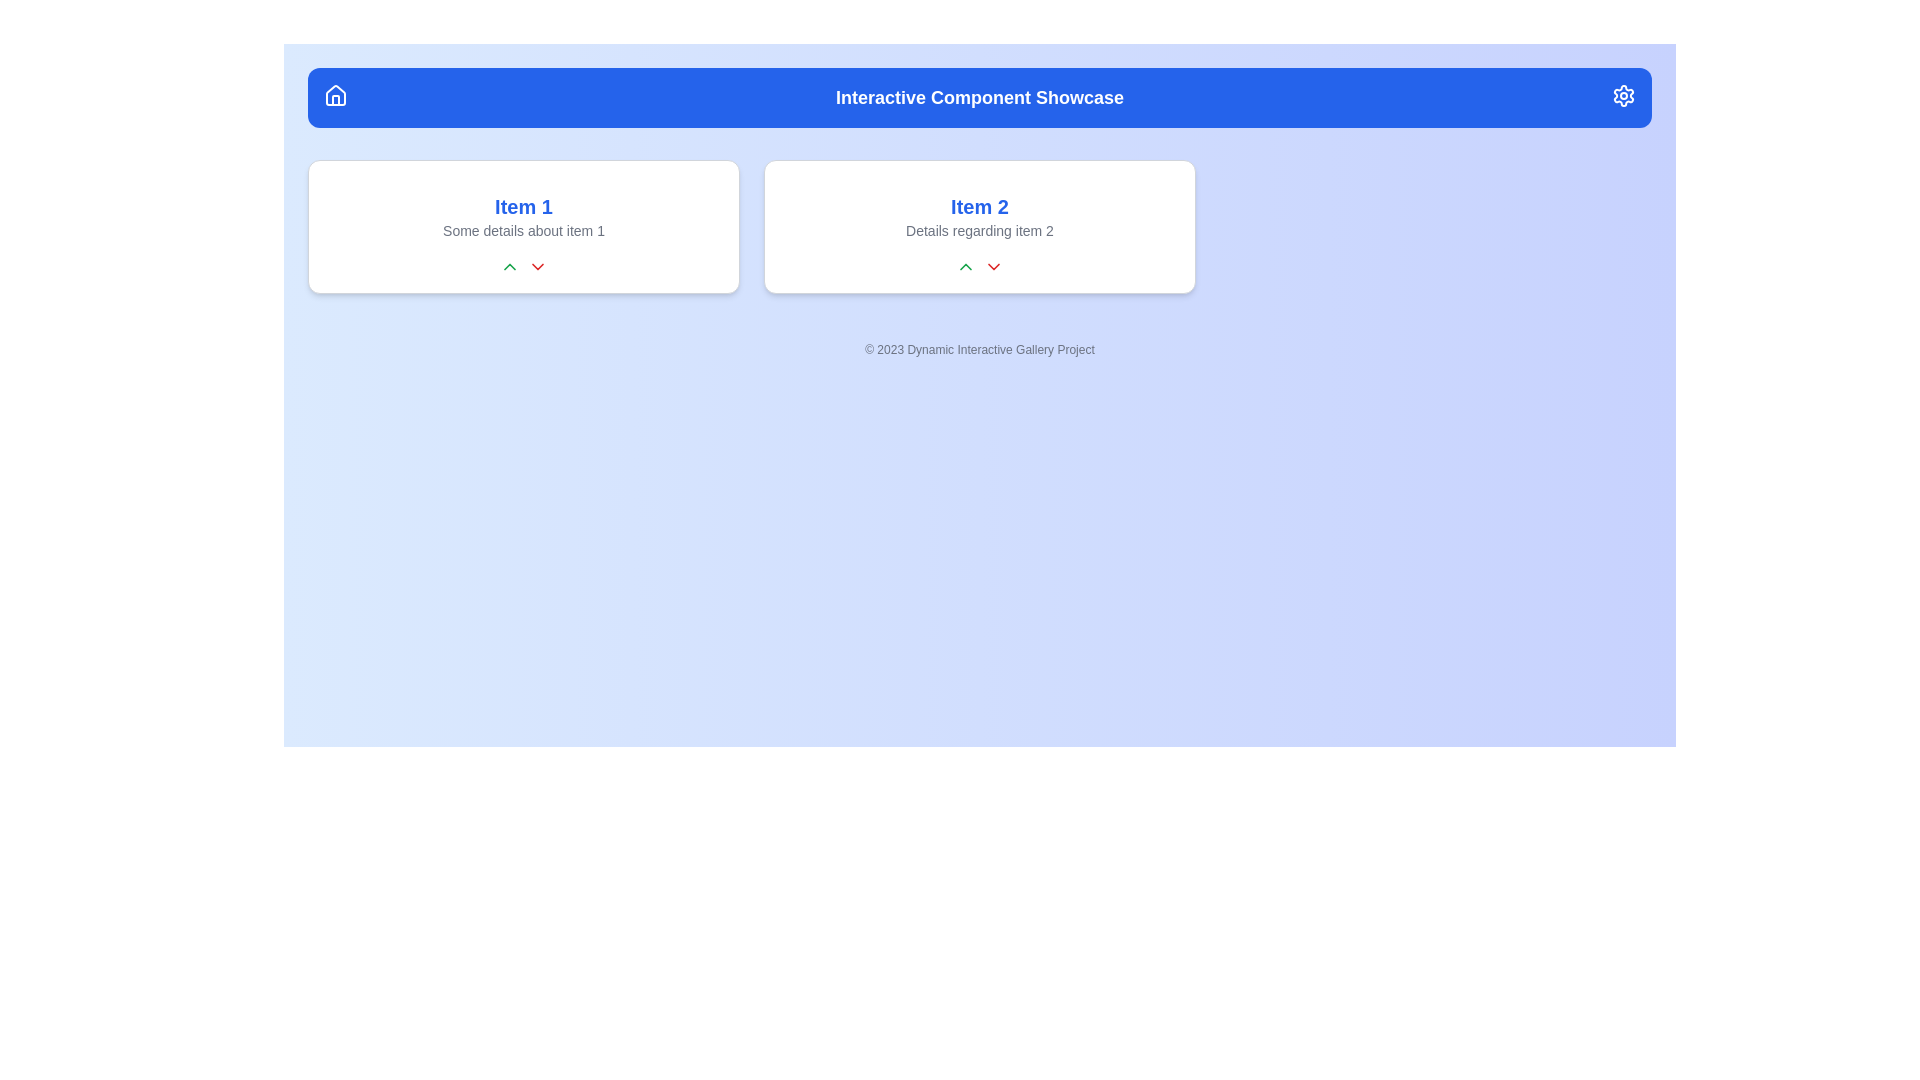 The image size is (1920, 1080). Describe the element at coordinates (979, 207) in the screenshot. I see `text label that identifies and summarizes the associated content, located above the smaller text element with the description 'Details regarding item 2', in the second card of a horizontally arranged set` at that location.